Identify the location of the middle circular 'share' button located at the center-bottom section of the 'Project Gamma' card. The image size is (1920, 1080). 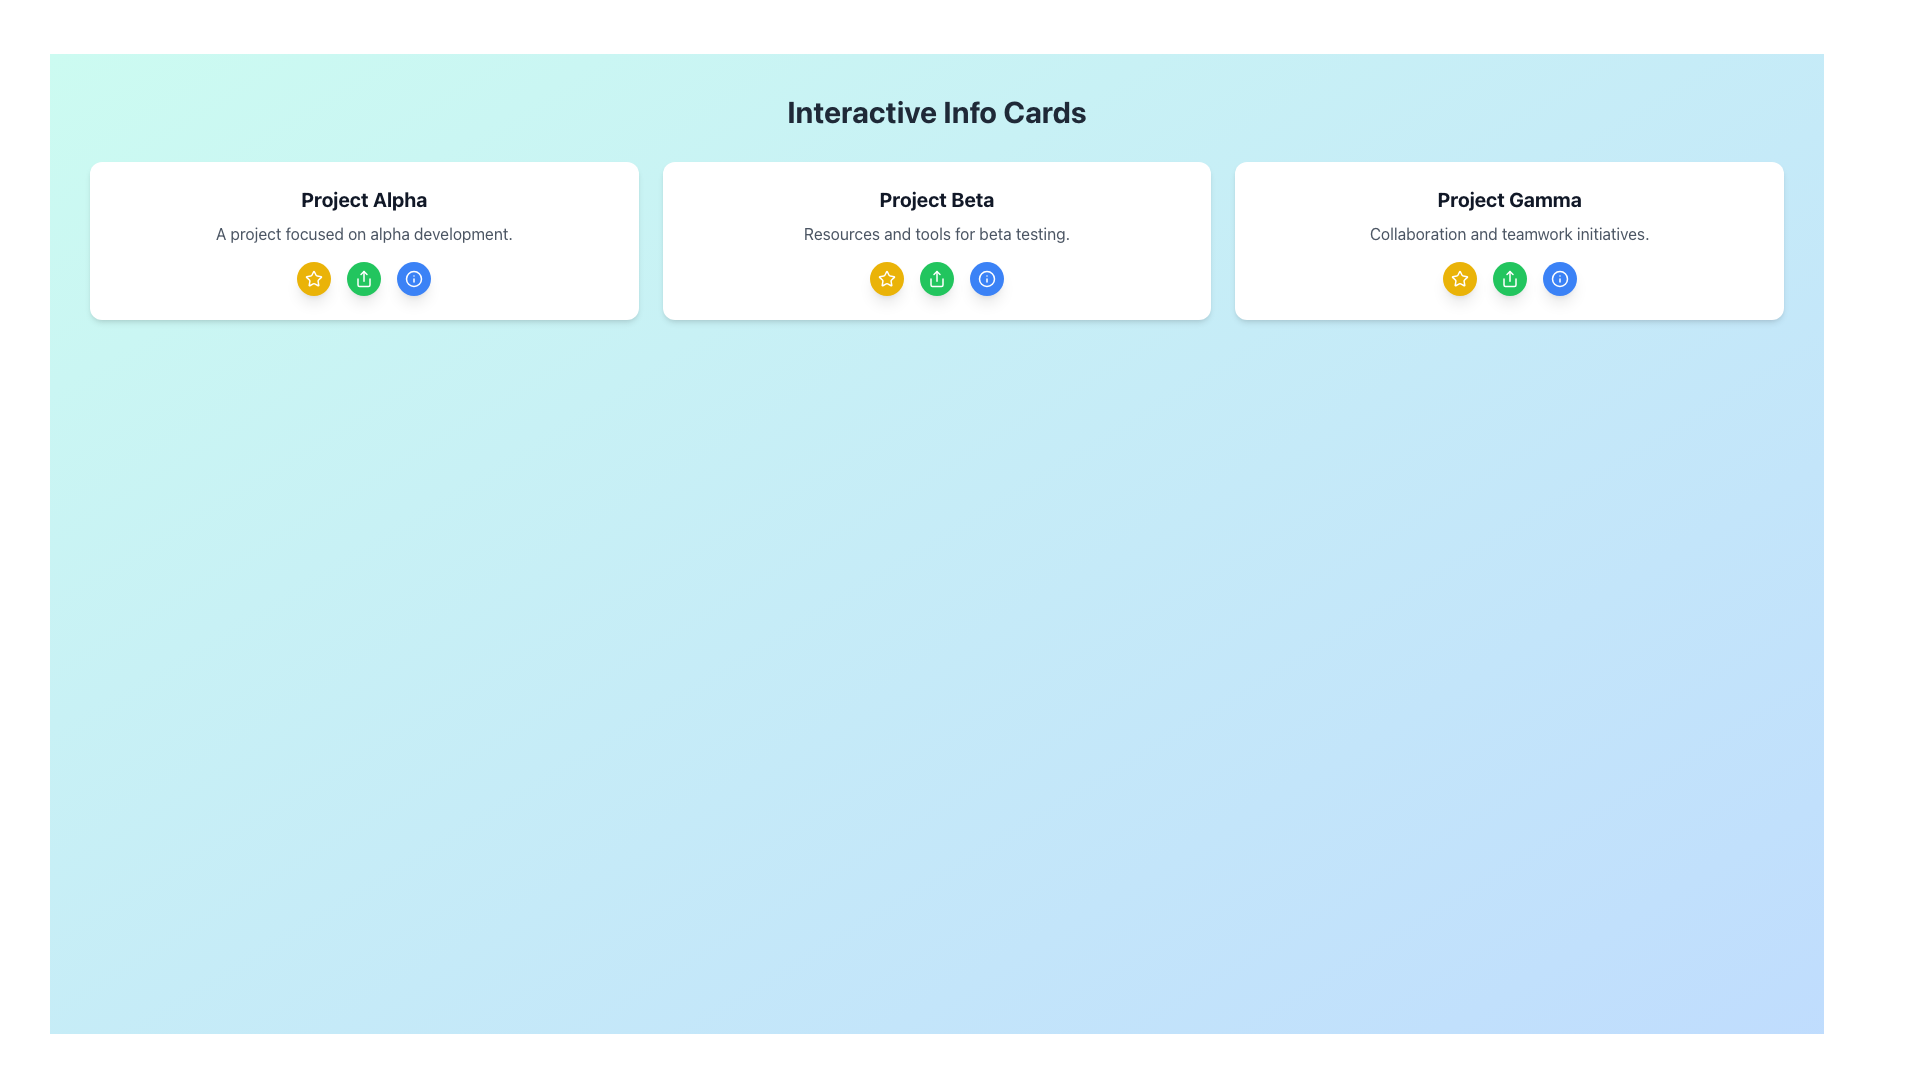
(1509, 278).